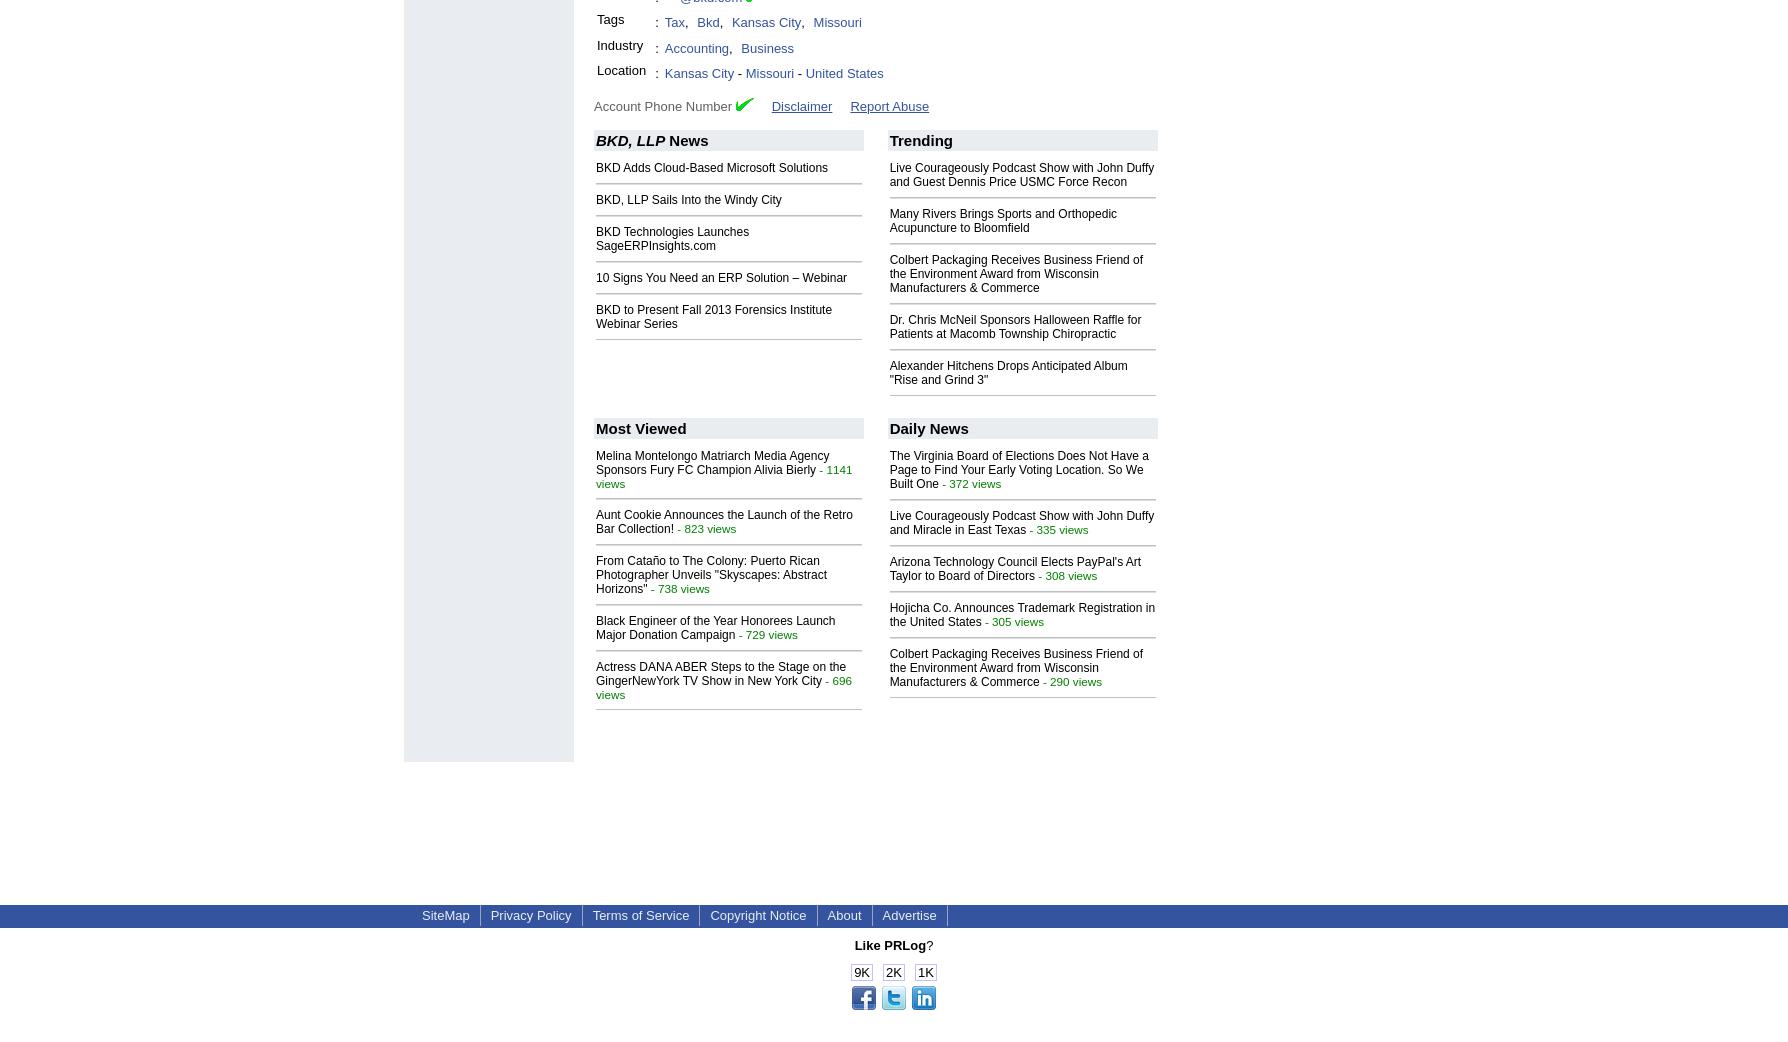  I want to click on 'Location', so click(621, 69).